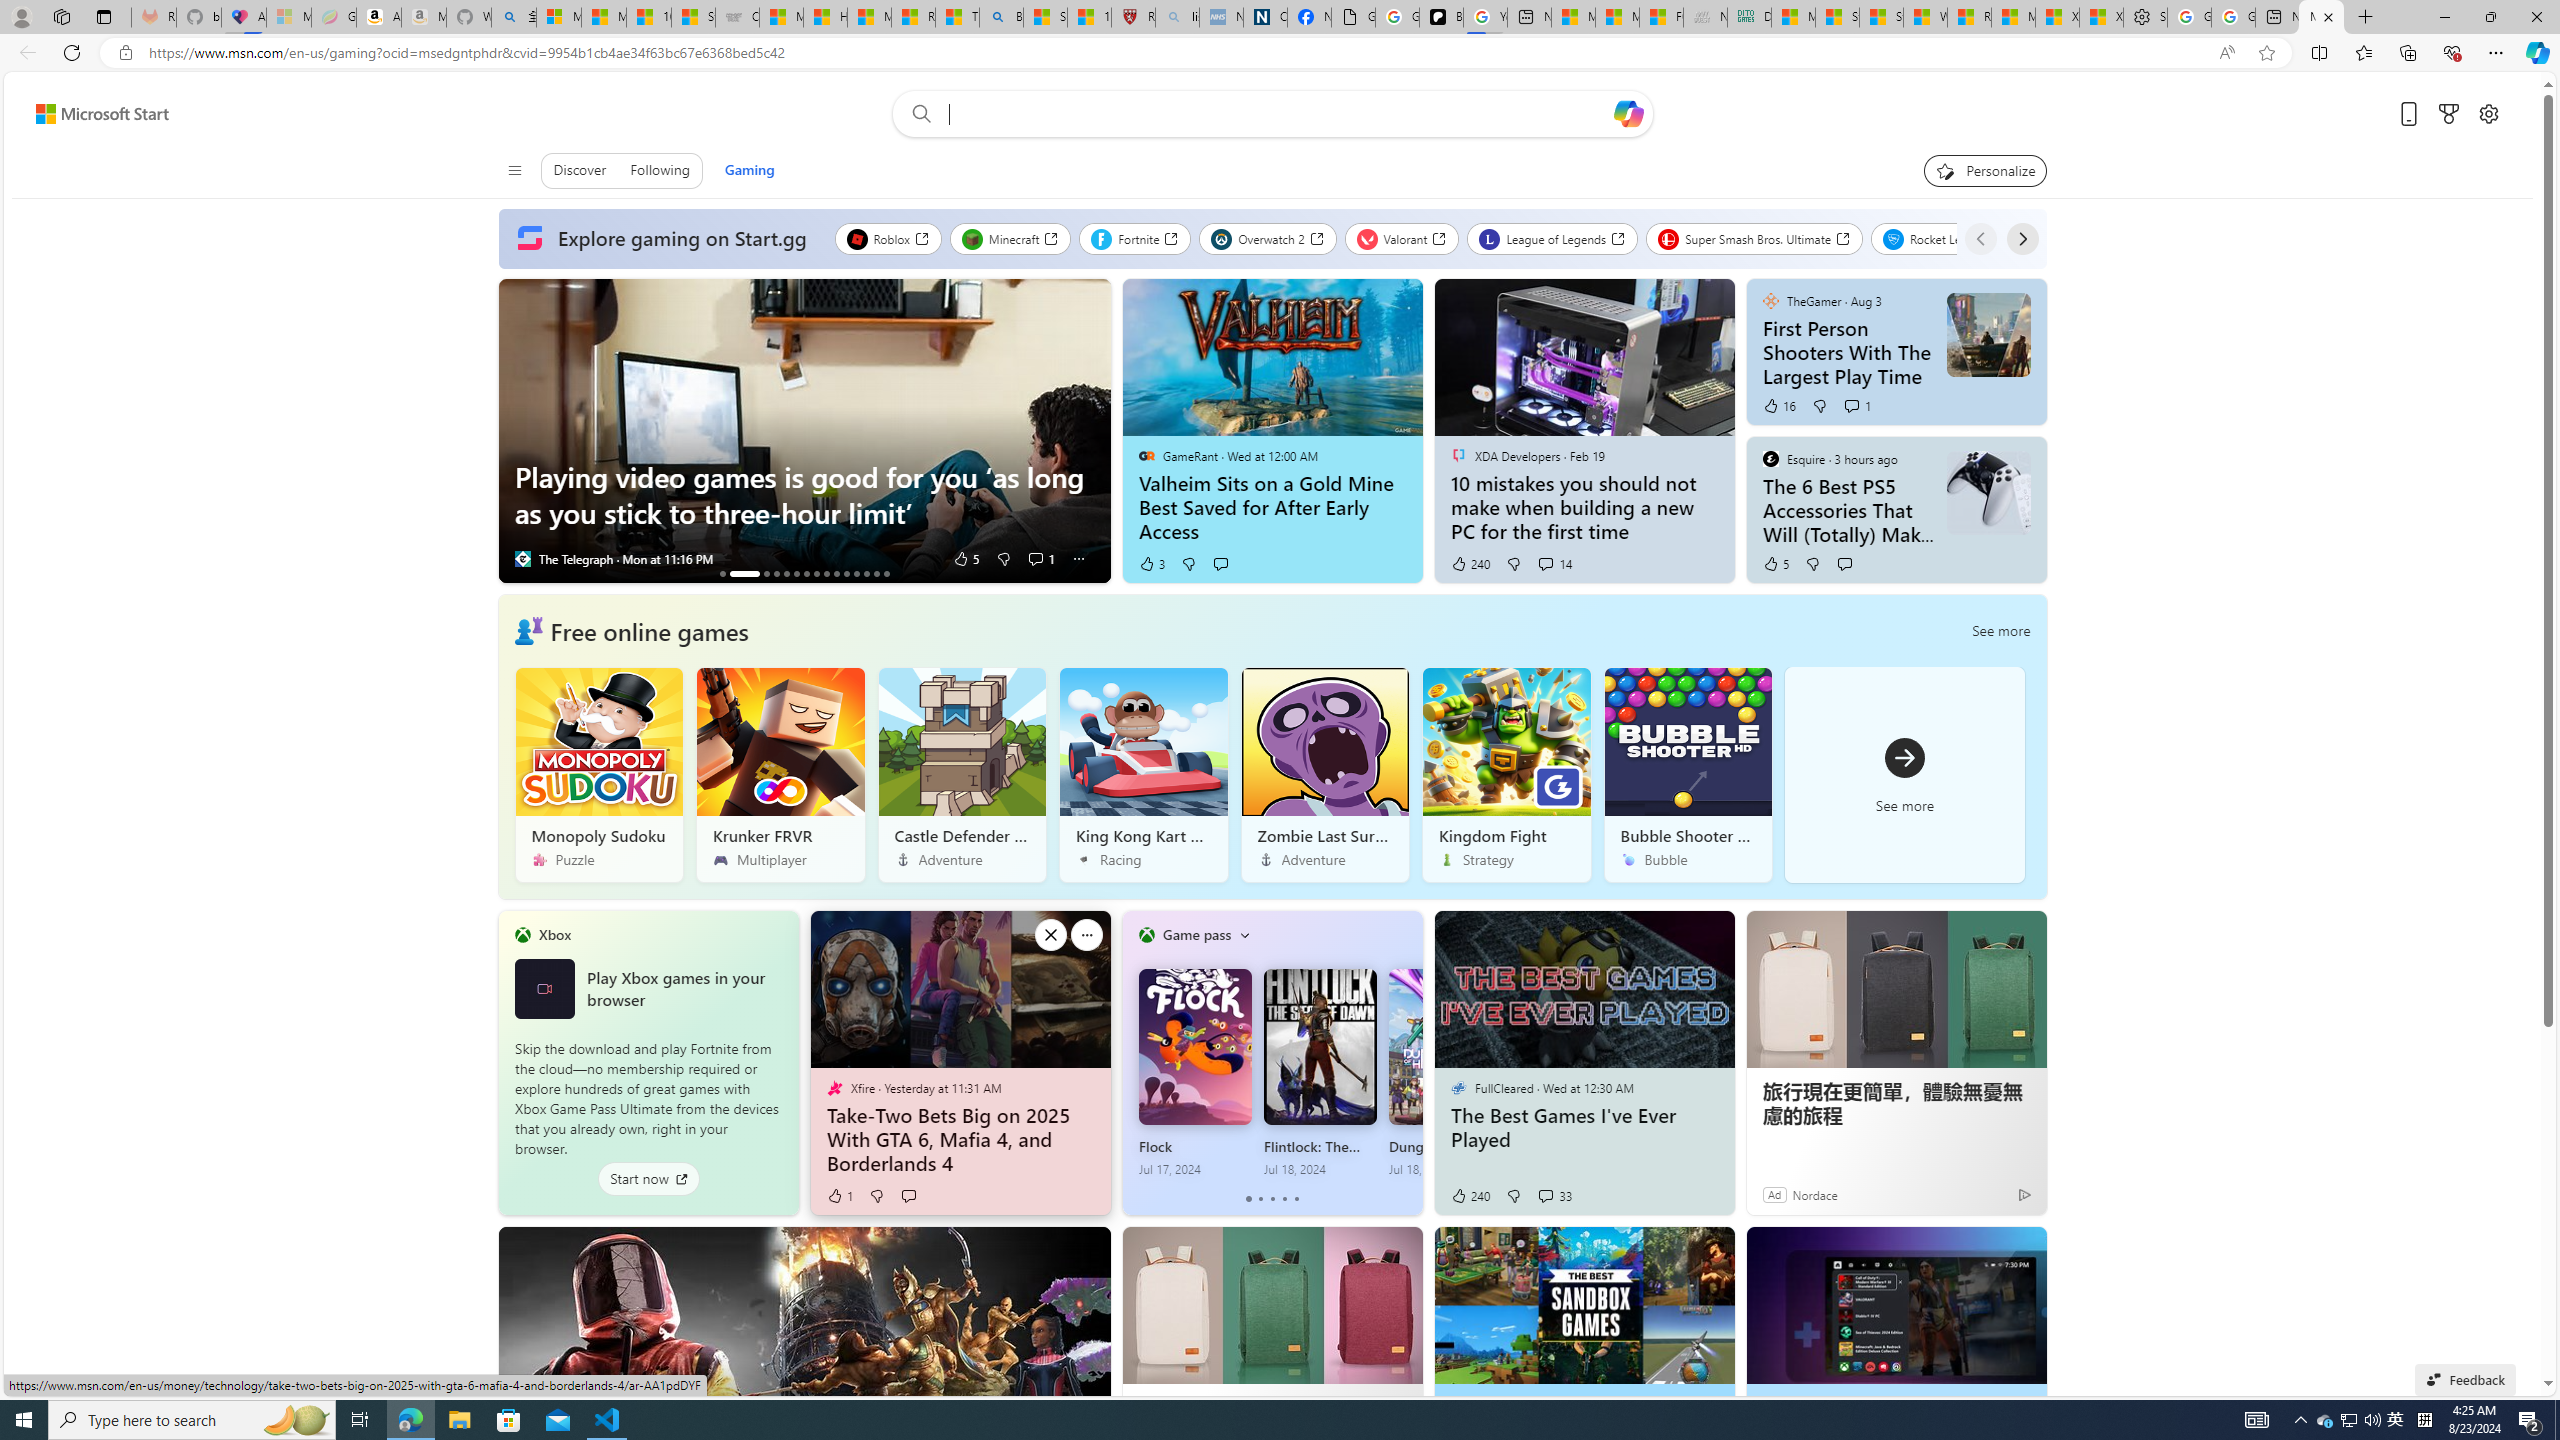 The height and width of the screenshot is (1440, 2560). What do you see at coordinates (1944, 238) in the screenshot?
I see `'Rocket League'` at bounding box center [1944, 238].